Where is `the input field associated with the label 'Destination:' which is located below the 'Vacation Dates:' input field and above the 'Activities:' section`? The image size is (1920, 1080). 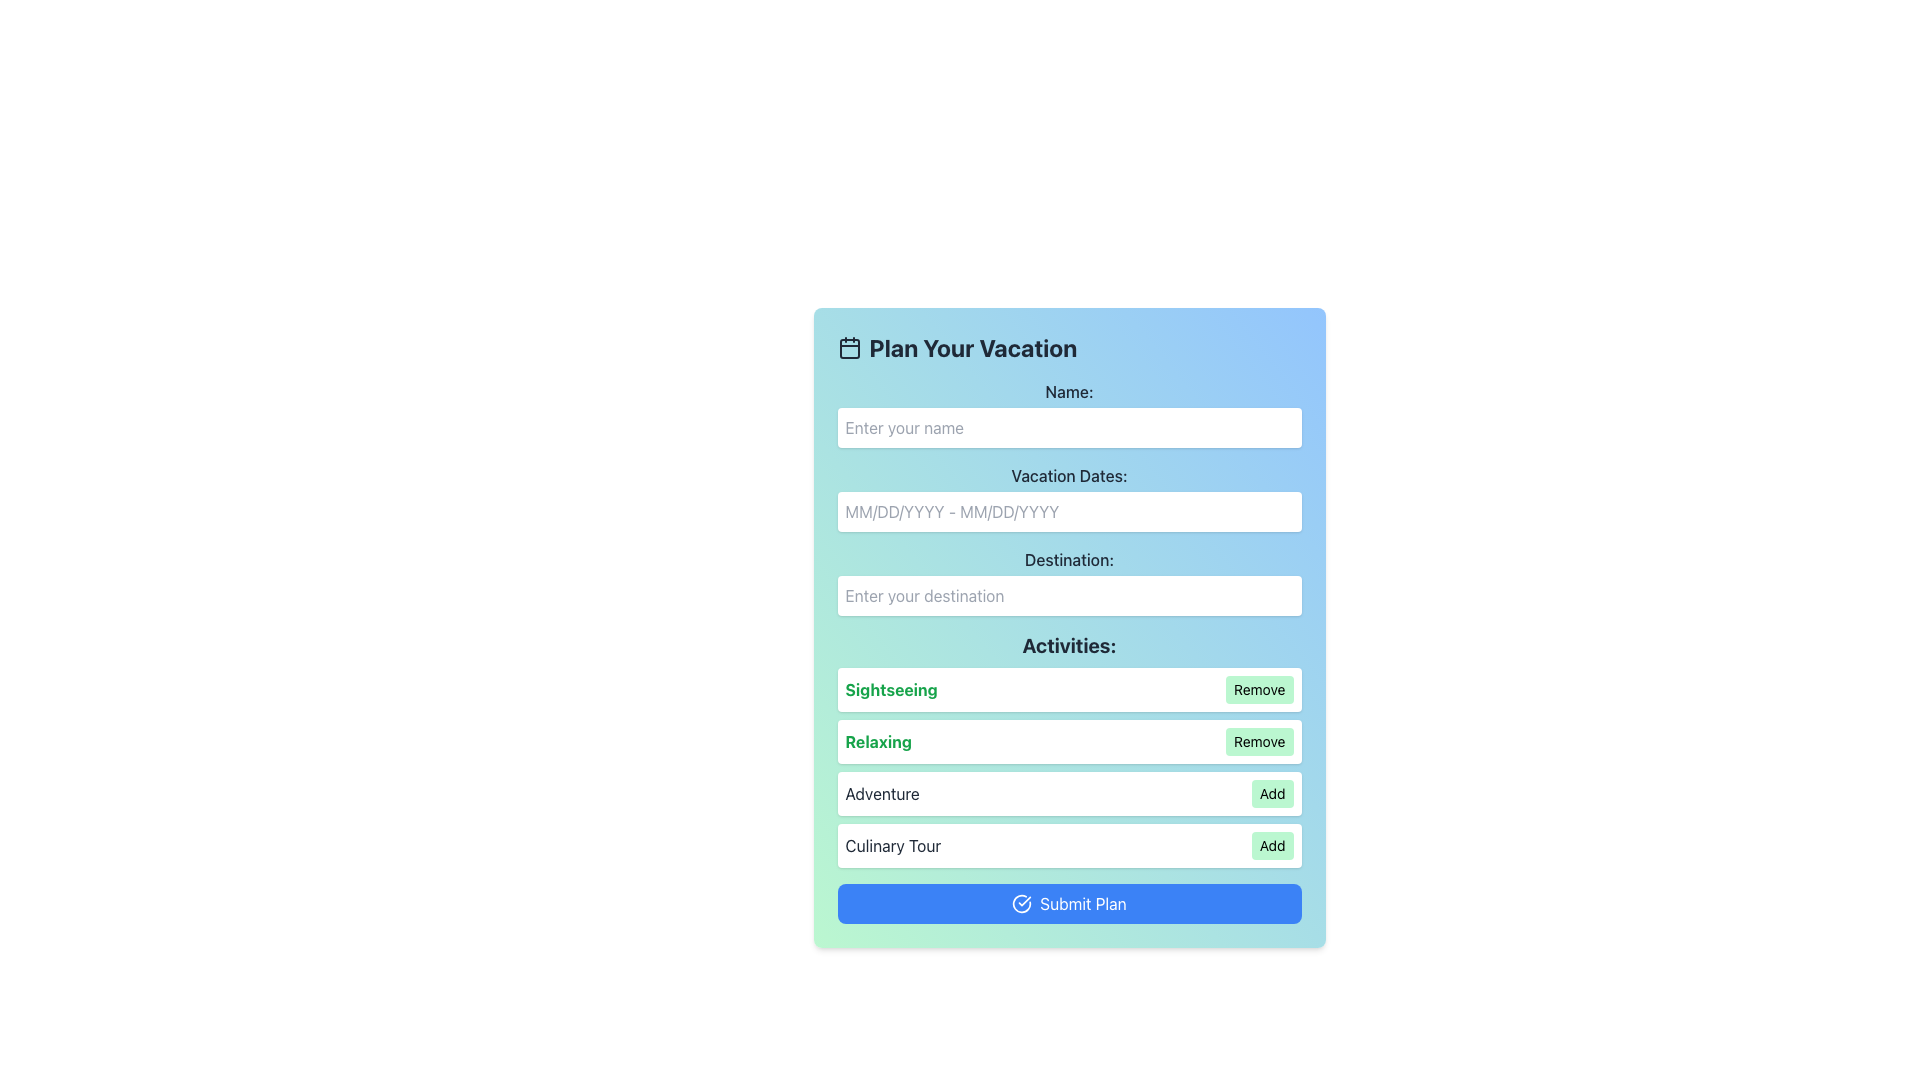 the input field associated with the label 'Destination:' which is located below the 'Vacation Dates:' input field and above the 'Activities:' section is located at coordinates (1068, 582).